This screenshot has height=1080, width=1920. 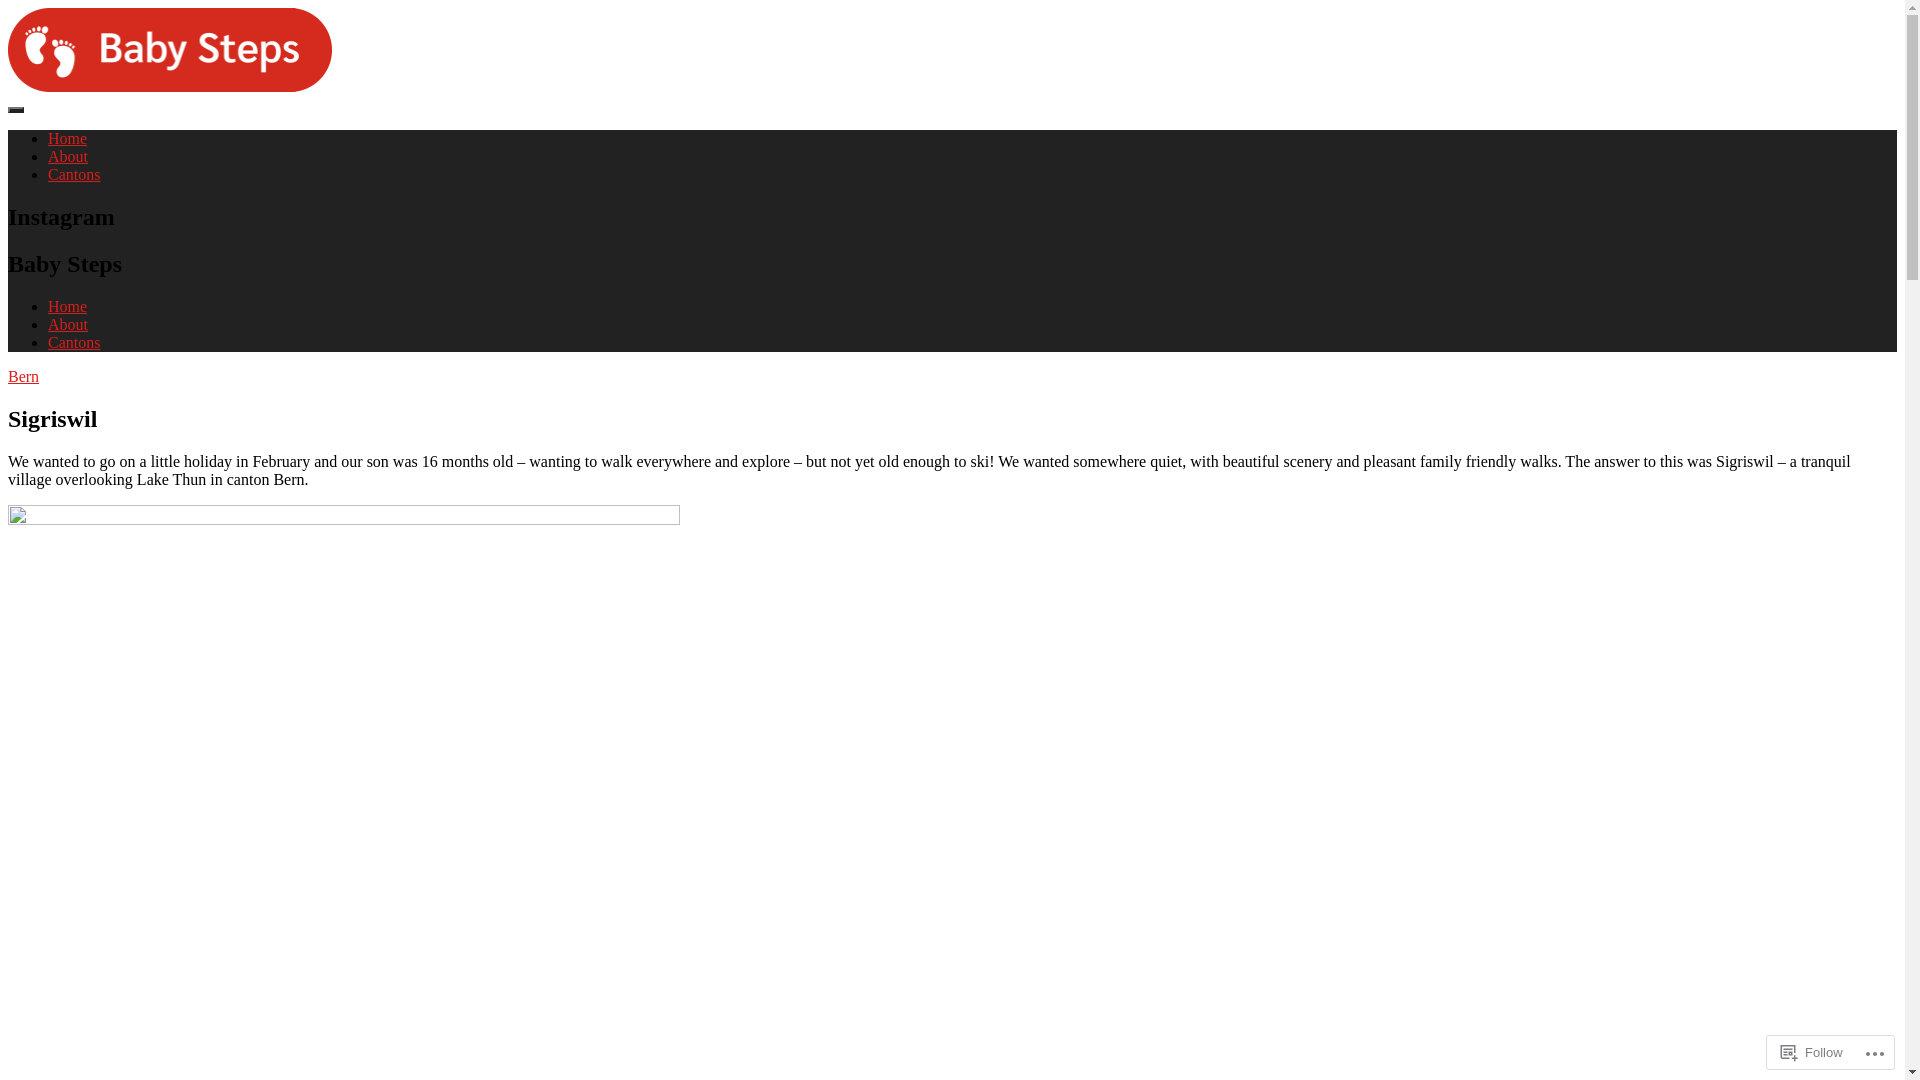 What do you see at coordinates (1812, 1051) in the screenshot?
I see `'Follow'` at bounding box center [1812, 1051].